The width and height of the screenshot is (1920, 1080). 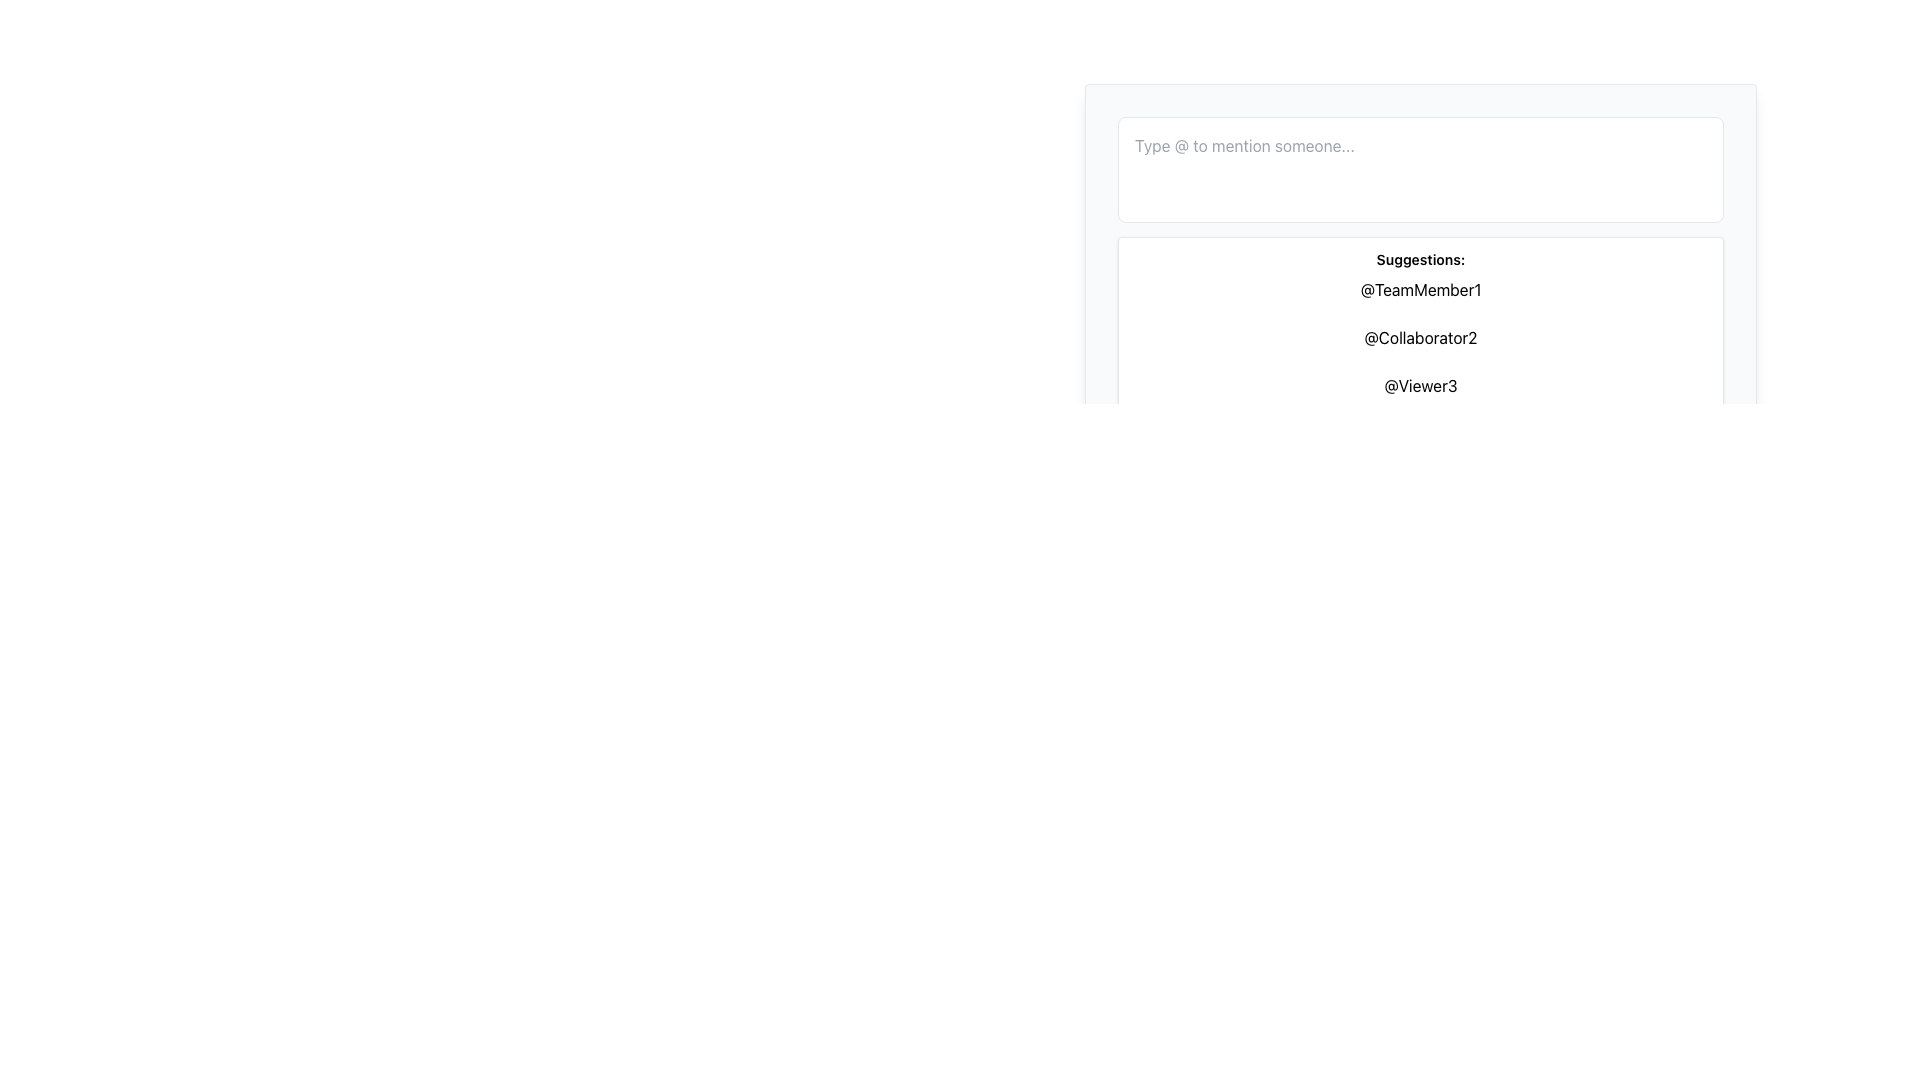 What do you see at coordinates (1419, 304) in the screenshot?
I see `the Suggestions dropdown` at bounding box center [1419, 304].